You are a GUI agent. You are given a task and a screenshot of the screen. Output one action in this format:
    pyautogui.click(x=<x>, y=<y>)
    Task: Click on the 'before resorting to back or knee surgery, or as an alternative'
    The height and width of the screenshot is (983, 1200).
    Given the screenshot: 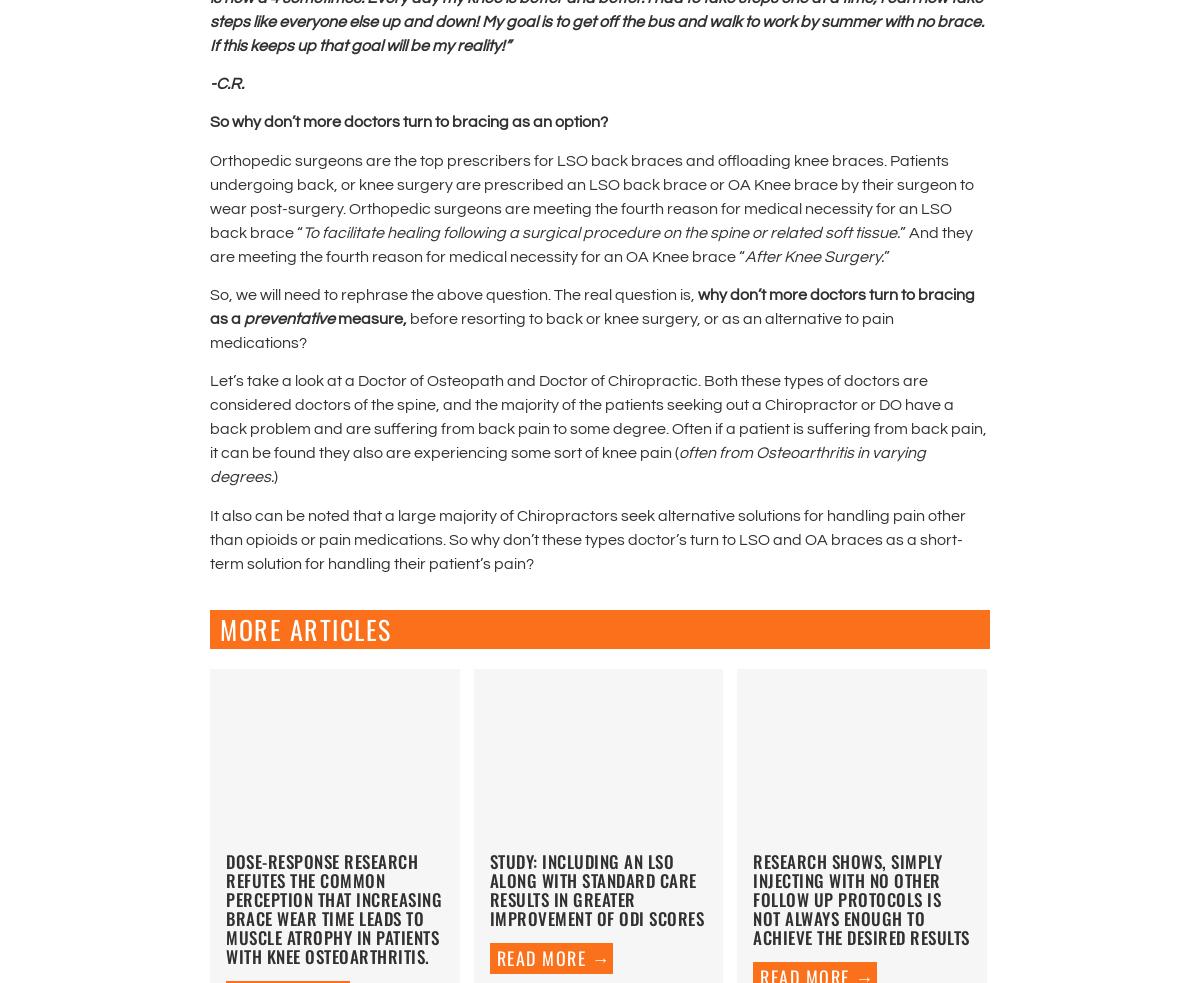 What is the action you would take?
    pyautogui.click(x=626, y=318)
    